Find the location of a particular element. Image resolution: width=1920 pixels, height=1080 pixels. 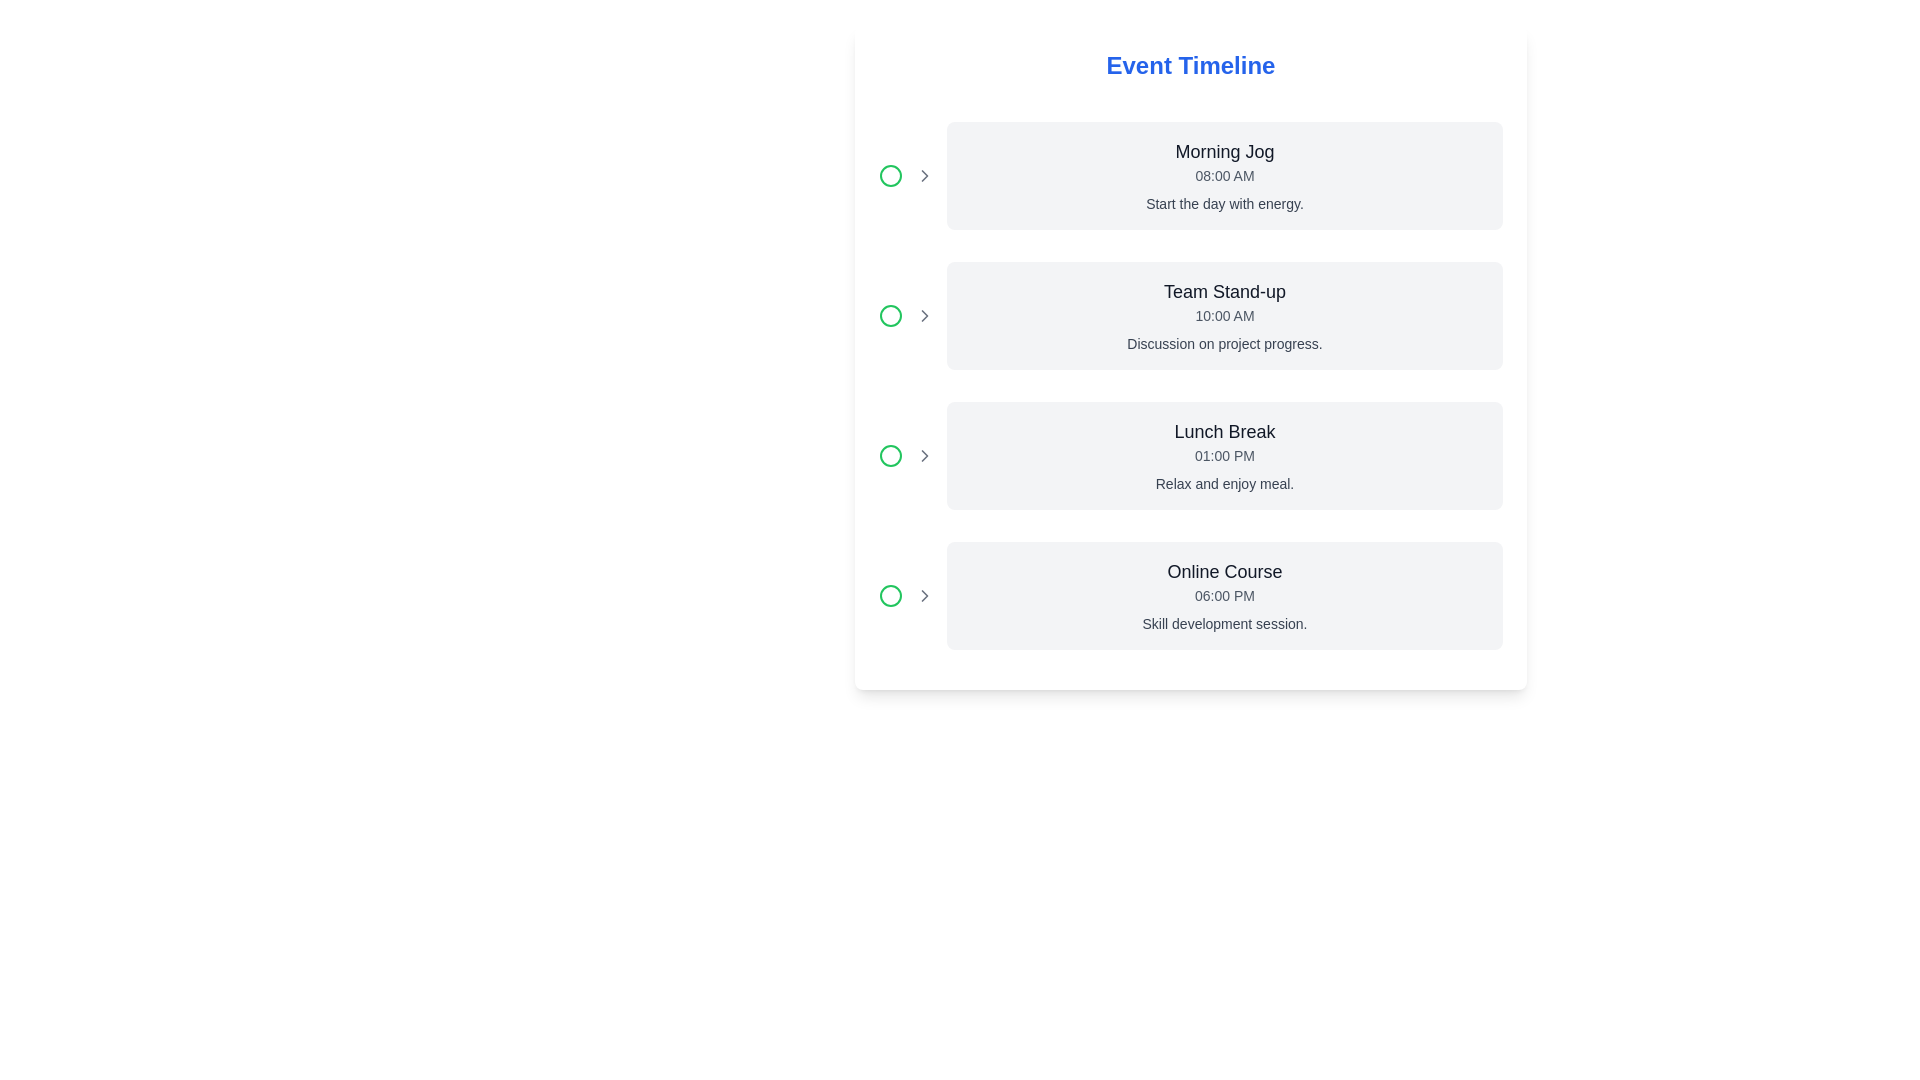

the right-pointing chevron icon next to the 'Relax and enjoy meal' text in the 'Lunch Break' section is located at coordinates (924, 455).